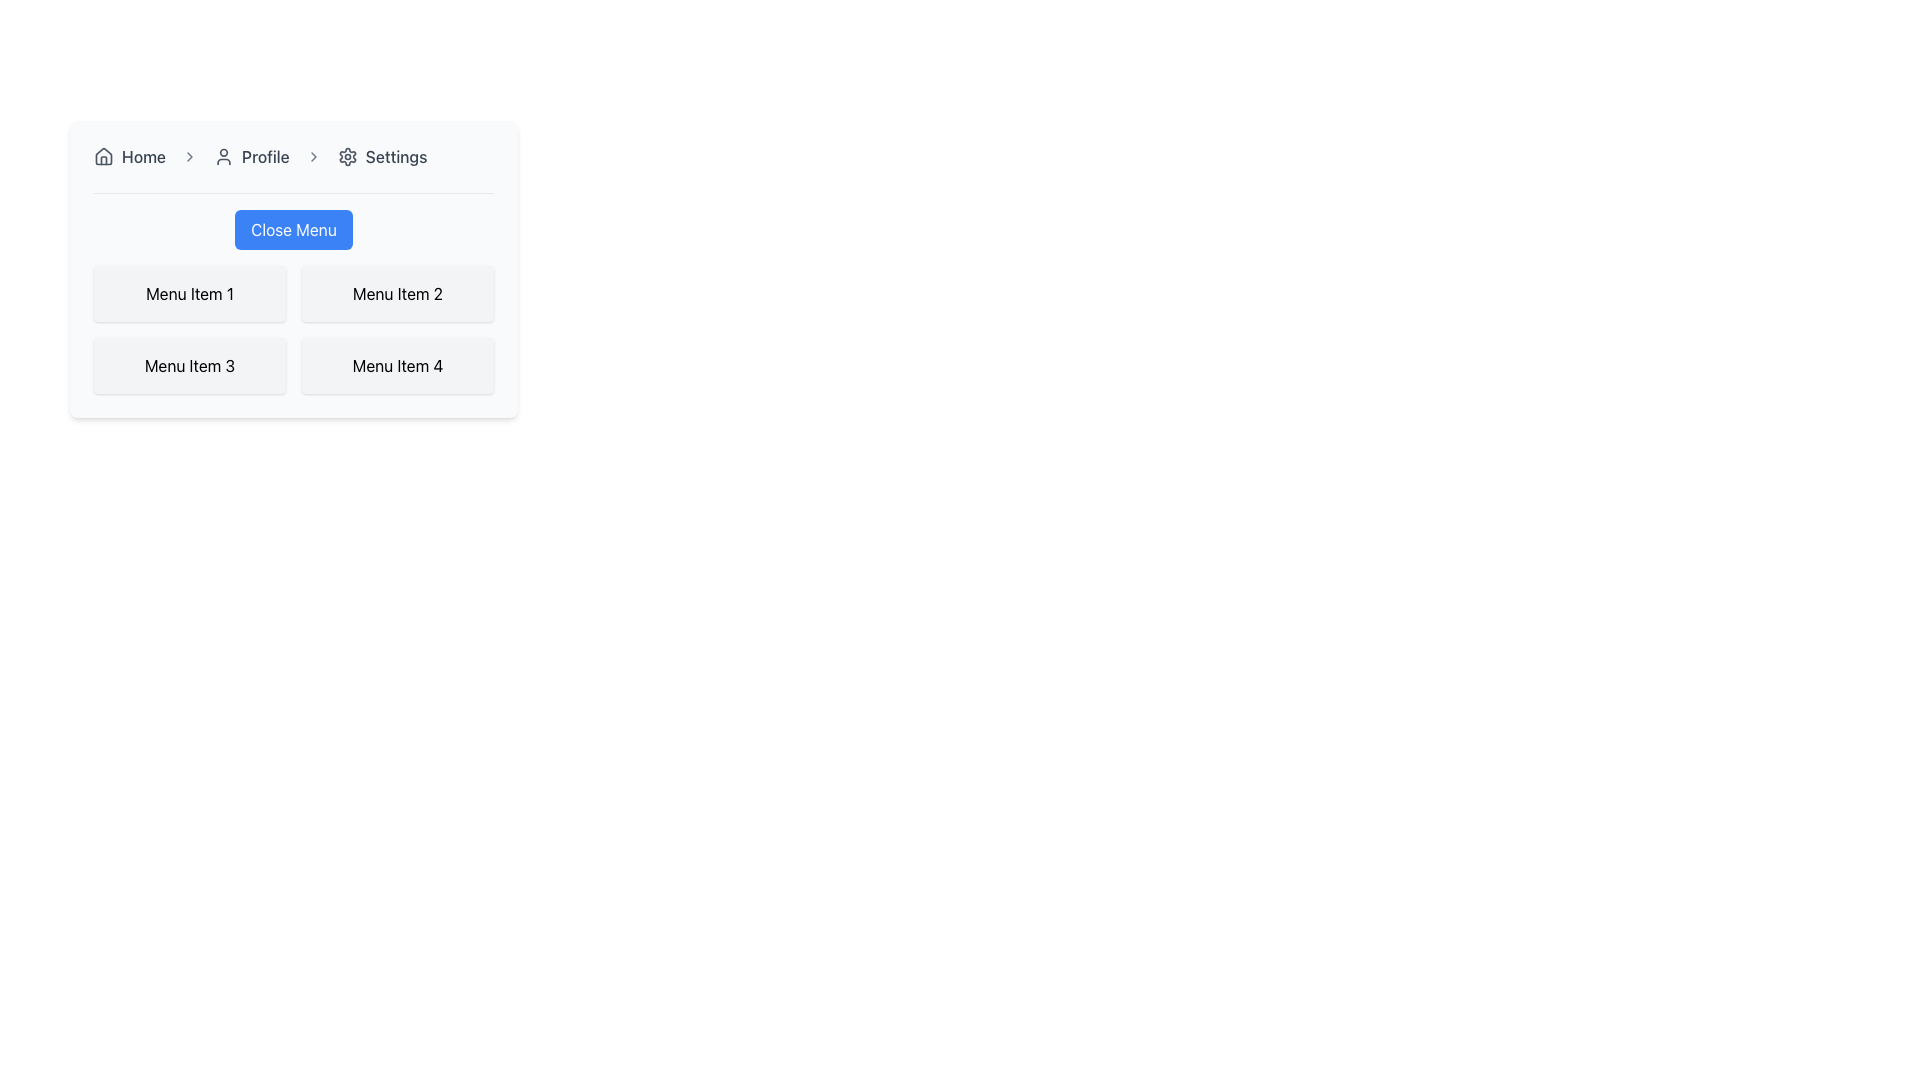 This screenshot has width=1920, height=1080. I want to click on the 'Home' icon located at the top-left corner of the navigation bar, so click(103, 156).